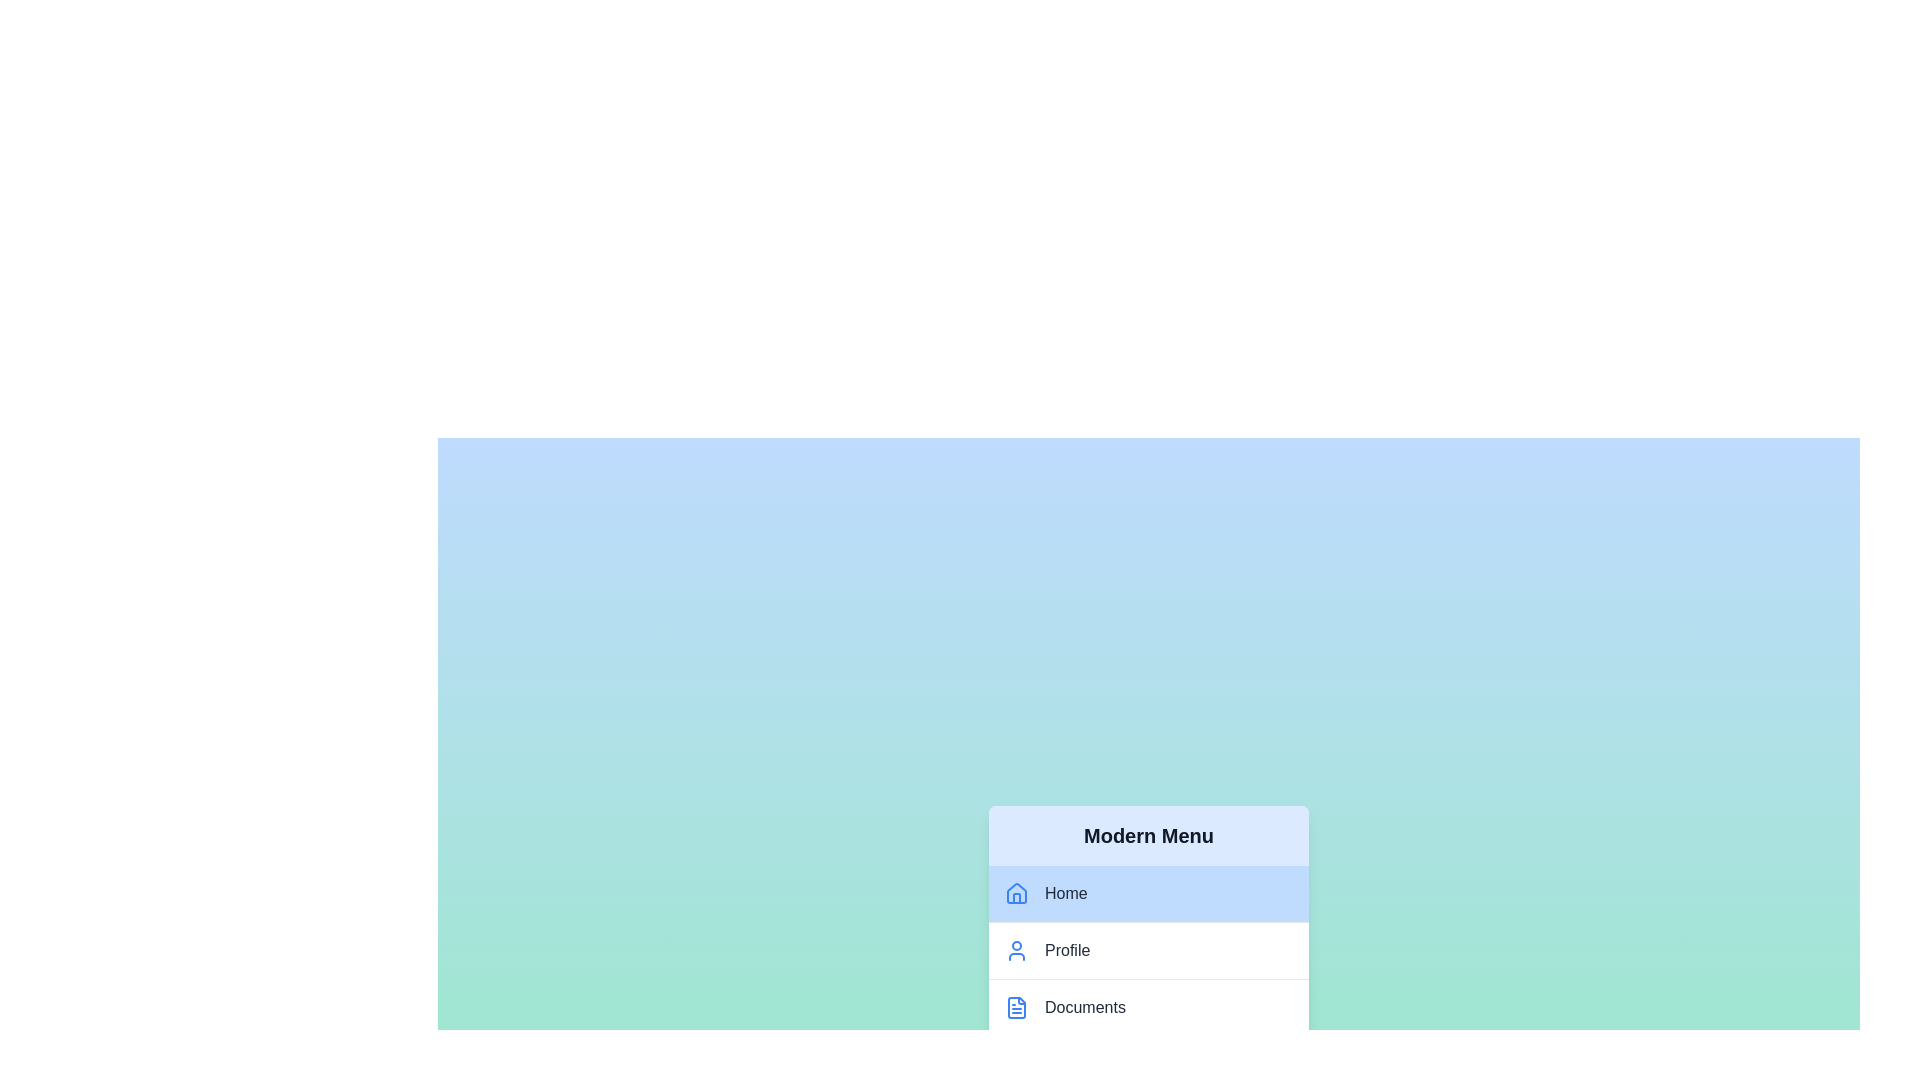 This screenshot has height=1080, width=1920. I want to click on the menu item labeled Home to observe the hover effect, so click(1148, 893).